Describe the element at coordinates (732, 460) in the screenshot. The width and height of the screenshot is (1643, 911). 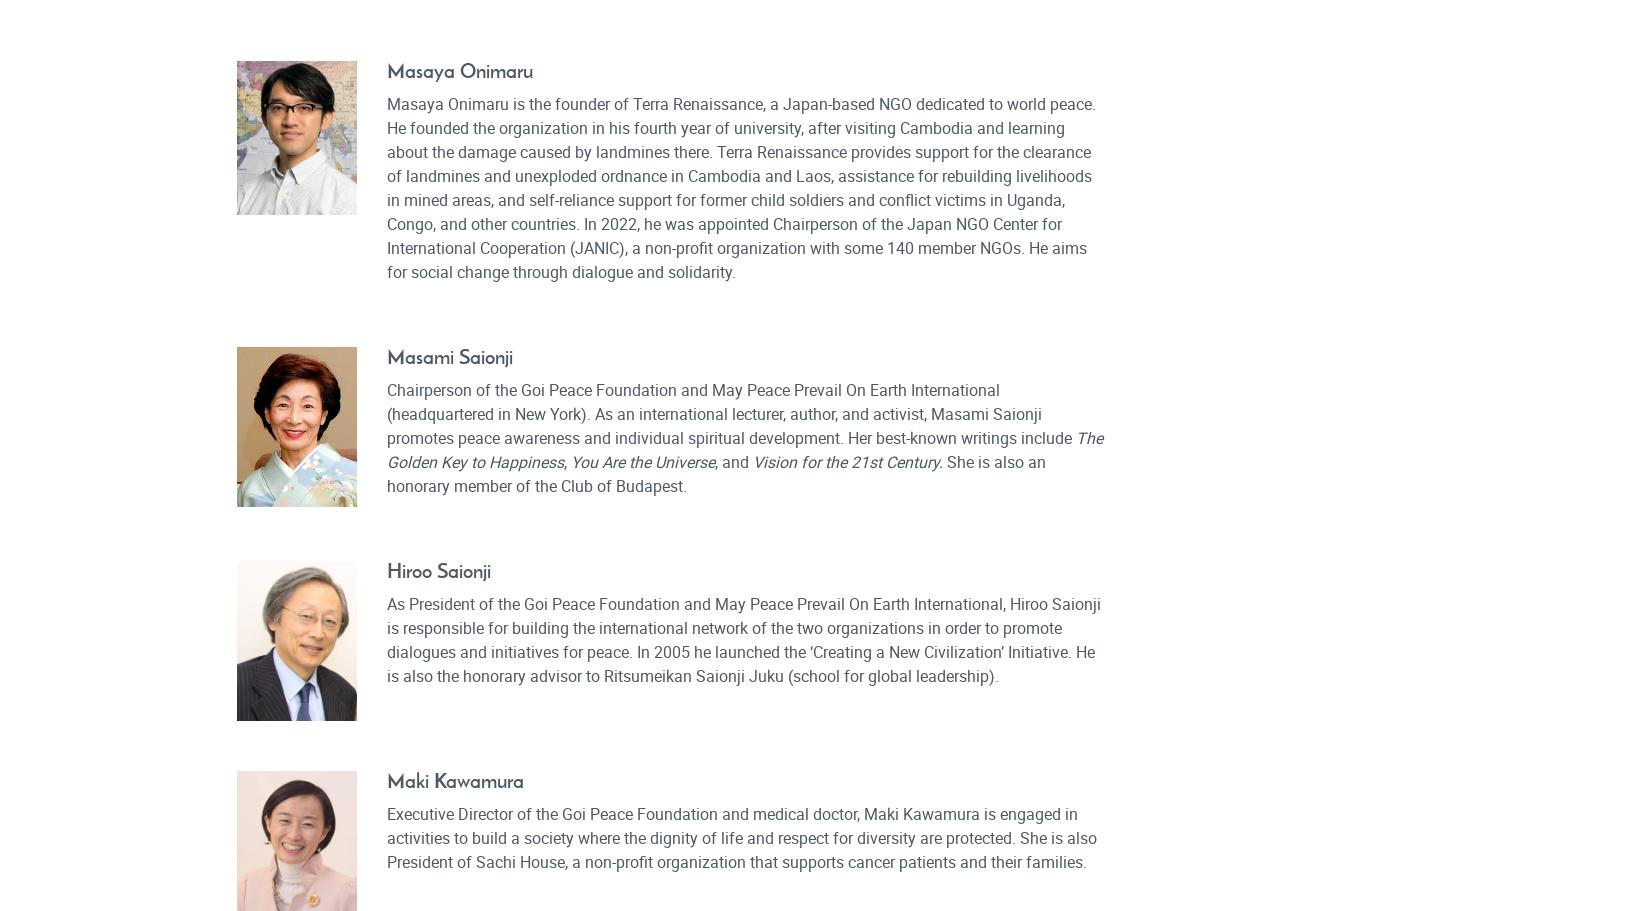
I see `', and'` at that location.